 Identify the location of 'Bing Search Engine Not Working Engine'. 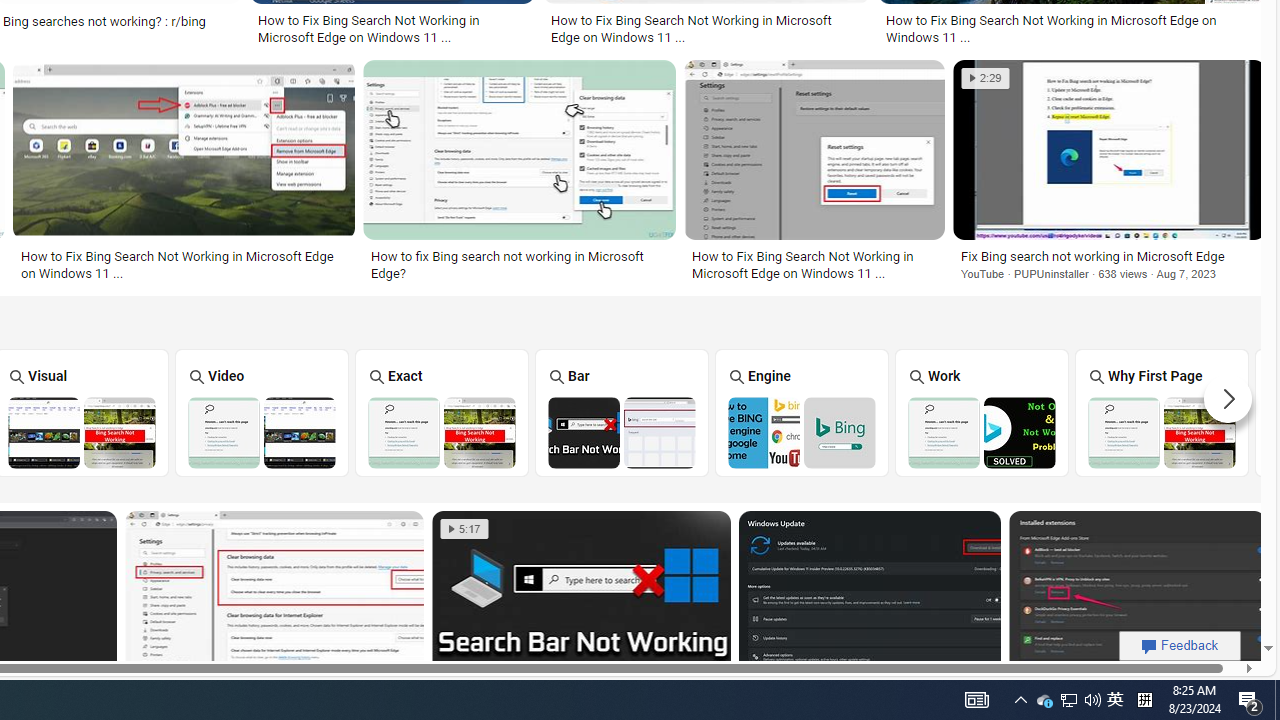
(801, 411).